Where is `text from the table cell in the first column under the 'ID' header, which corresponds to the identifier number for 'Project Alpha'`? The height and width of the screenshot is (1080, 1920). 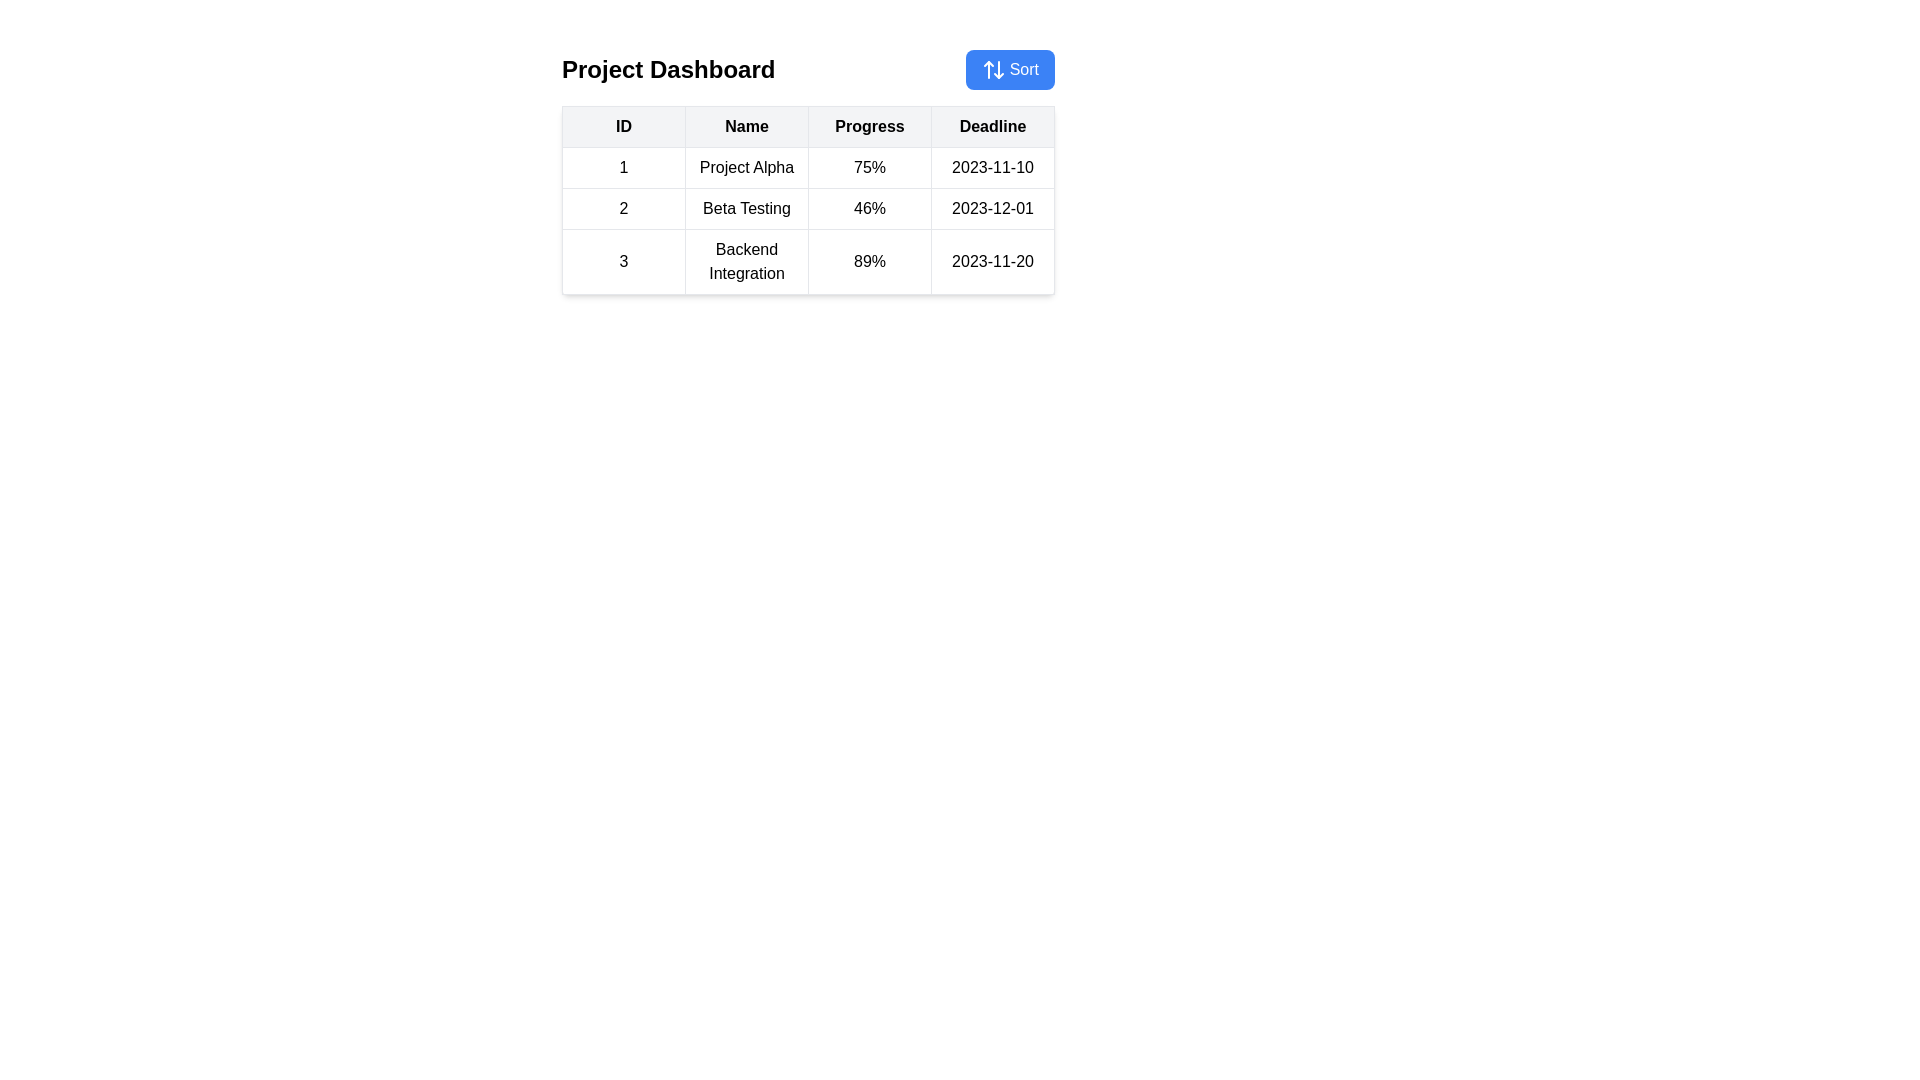
text from the table cell in the first column under the 'ID' header, which corresponds to the identifier number for 'Project Alpha' is located at coordinates (623, 167).